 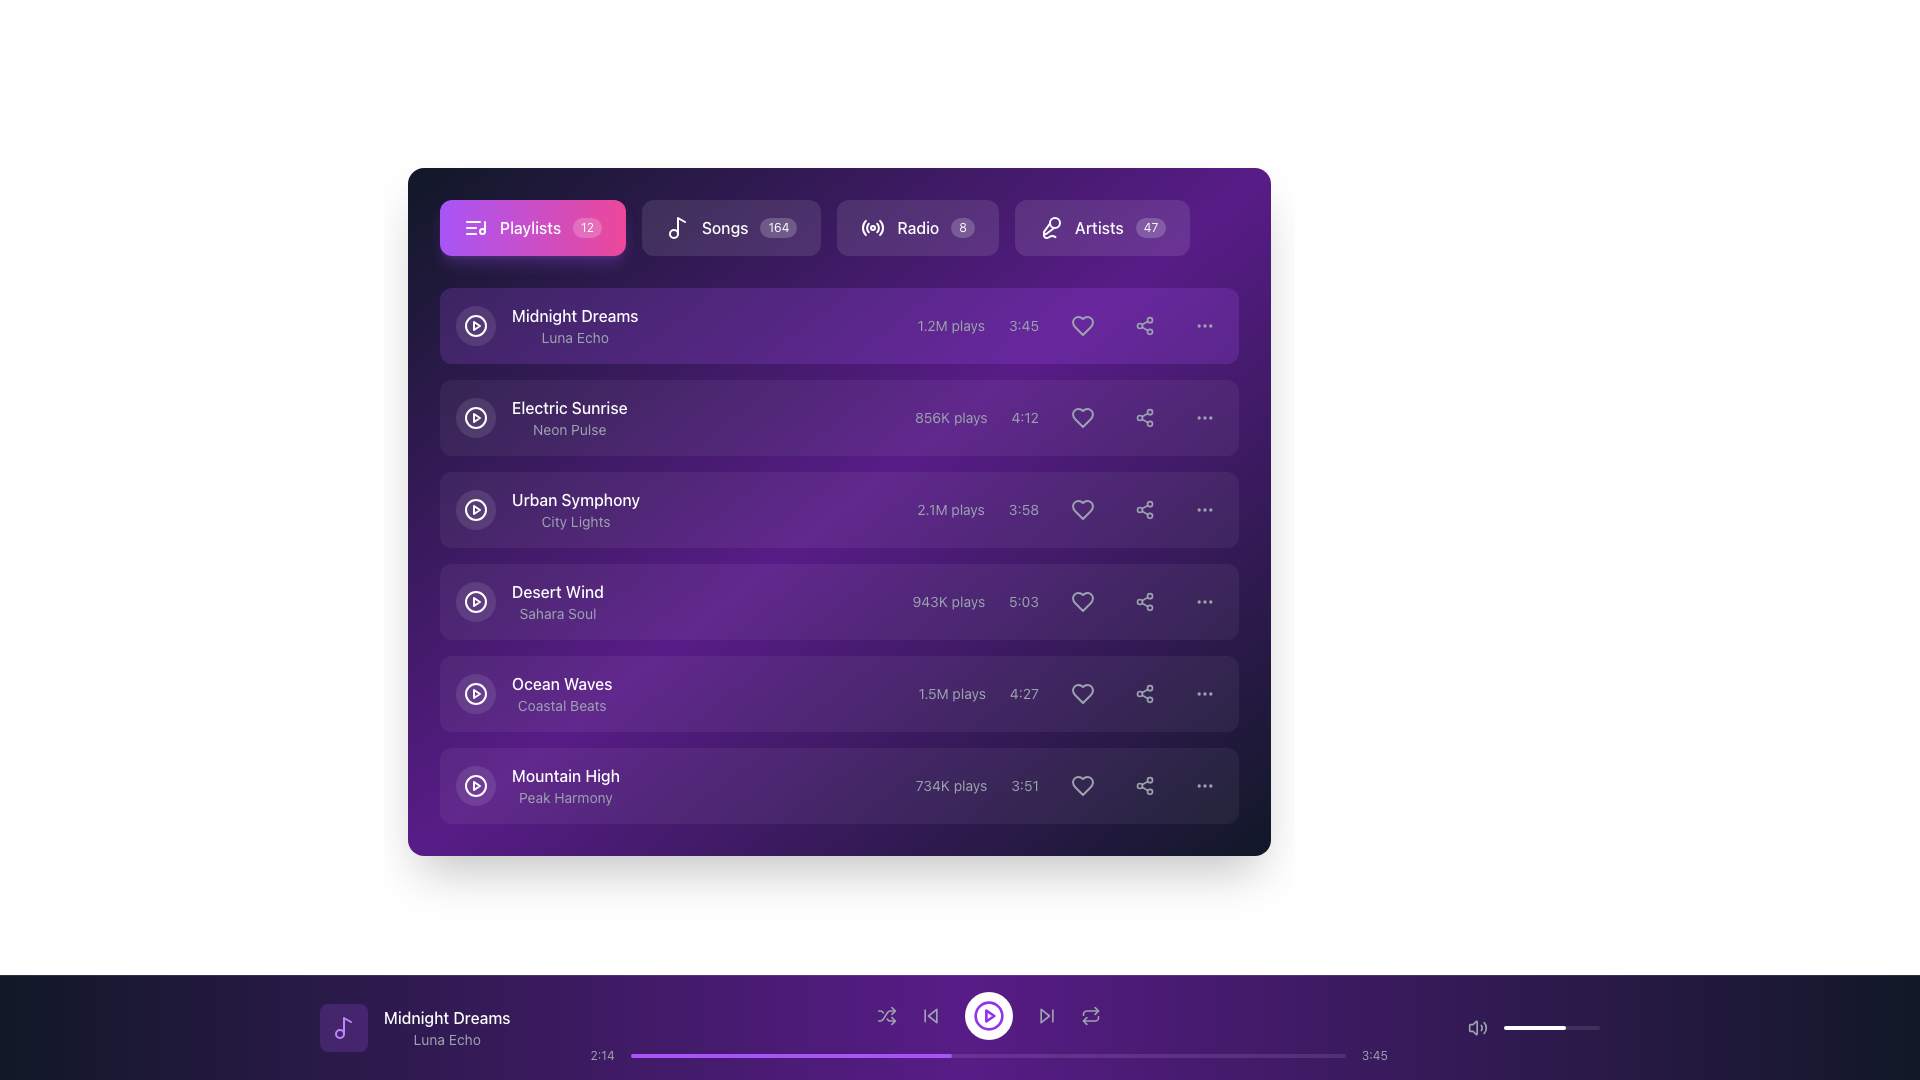 I want to click on the text label element displaying '943K plays', which is located before the song duration '5:03' in the metadata section of the song entry 'Desert Wind', so click(x=947, y=600).